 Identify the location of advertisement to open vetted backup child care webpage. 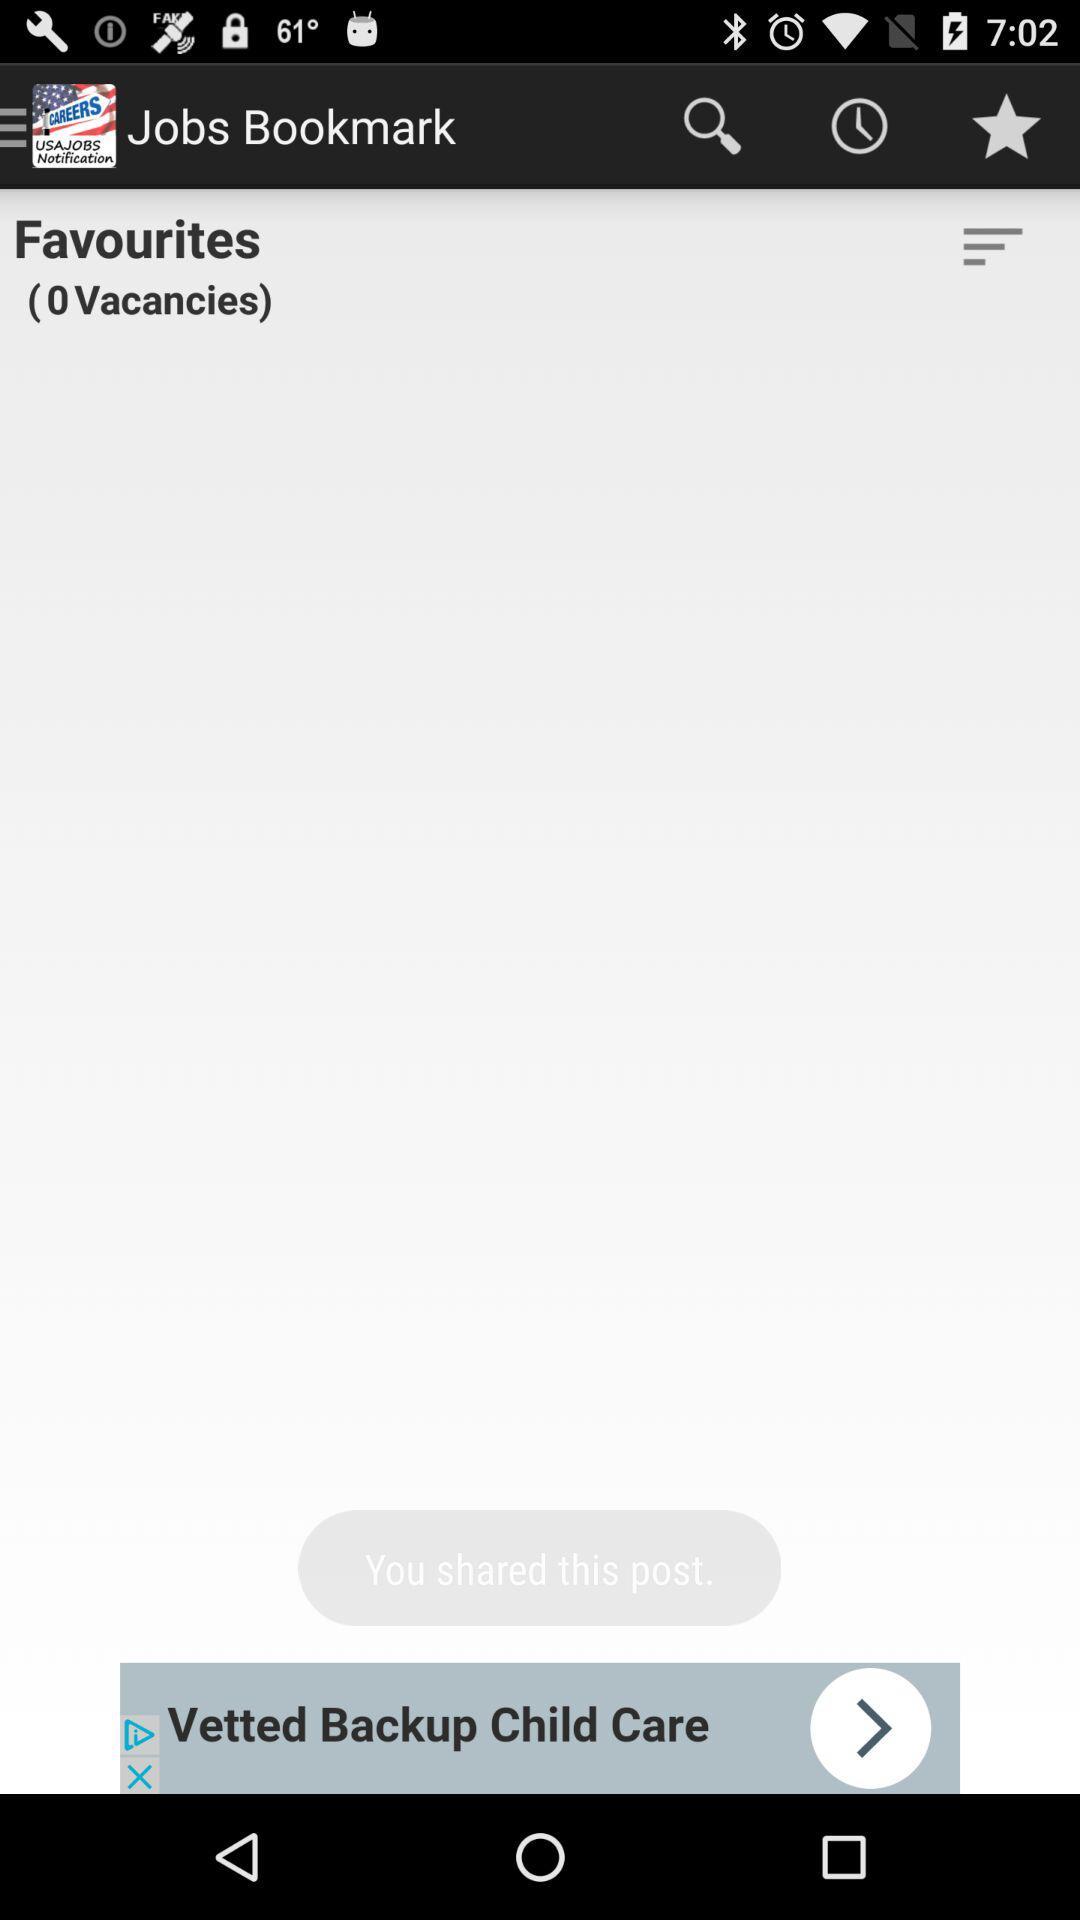
(540, 1727).